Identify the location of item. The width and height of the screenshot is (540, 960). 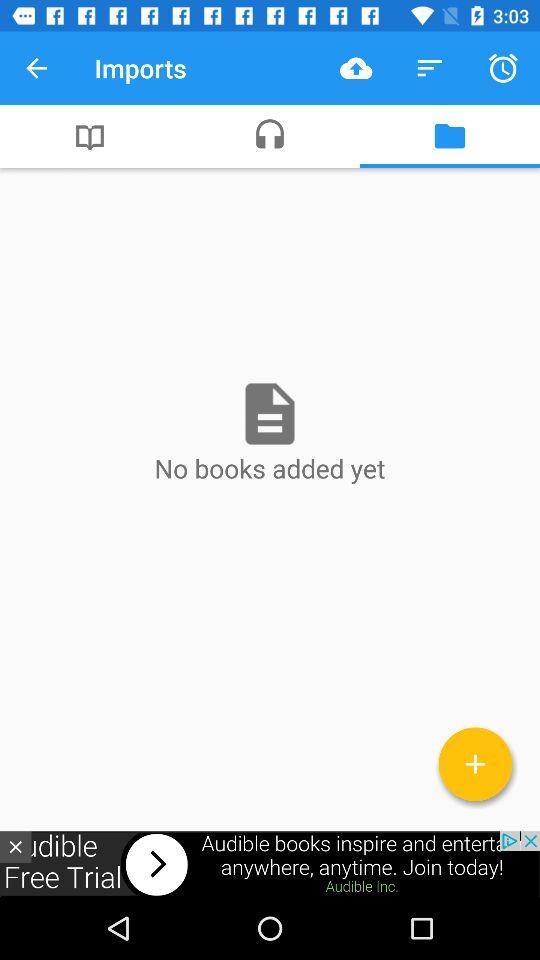
(474, 763).